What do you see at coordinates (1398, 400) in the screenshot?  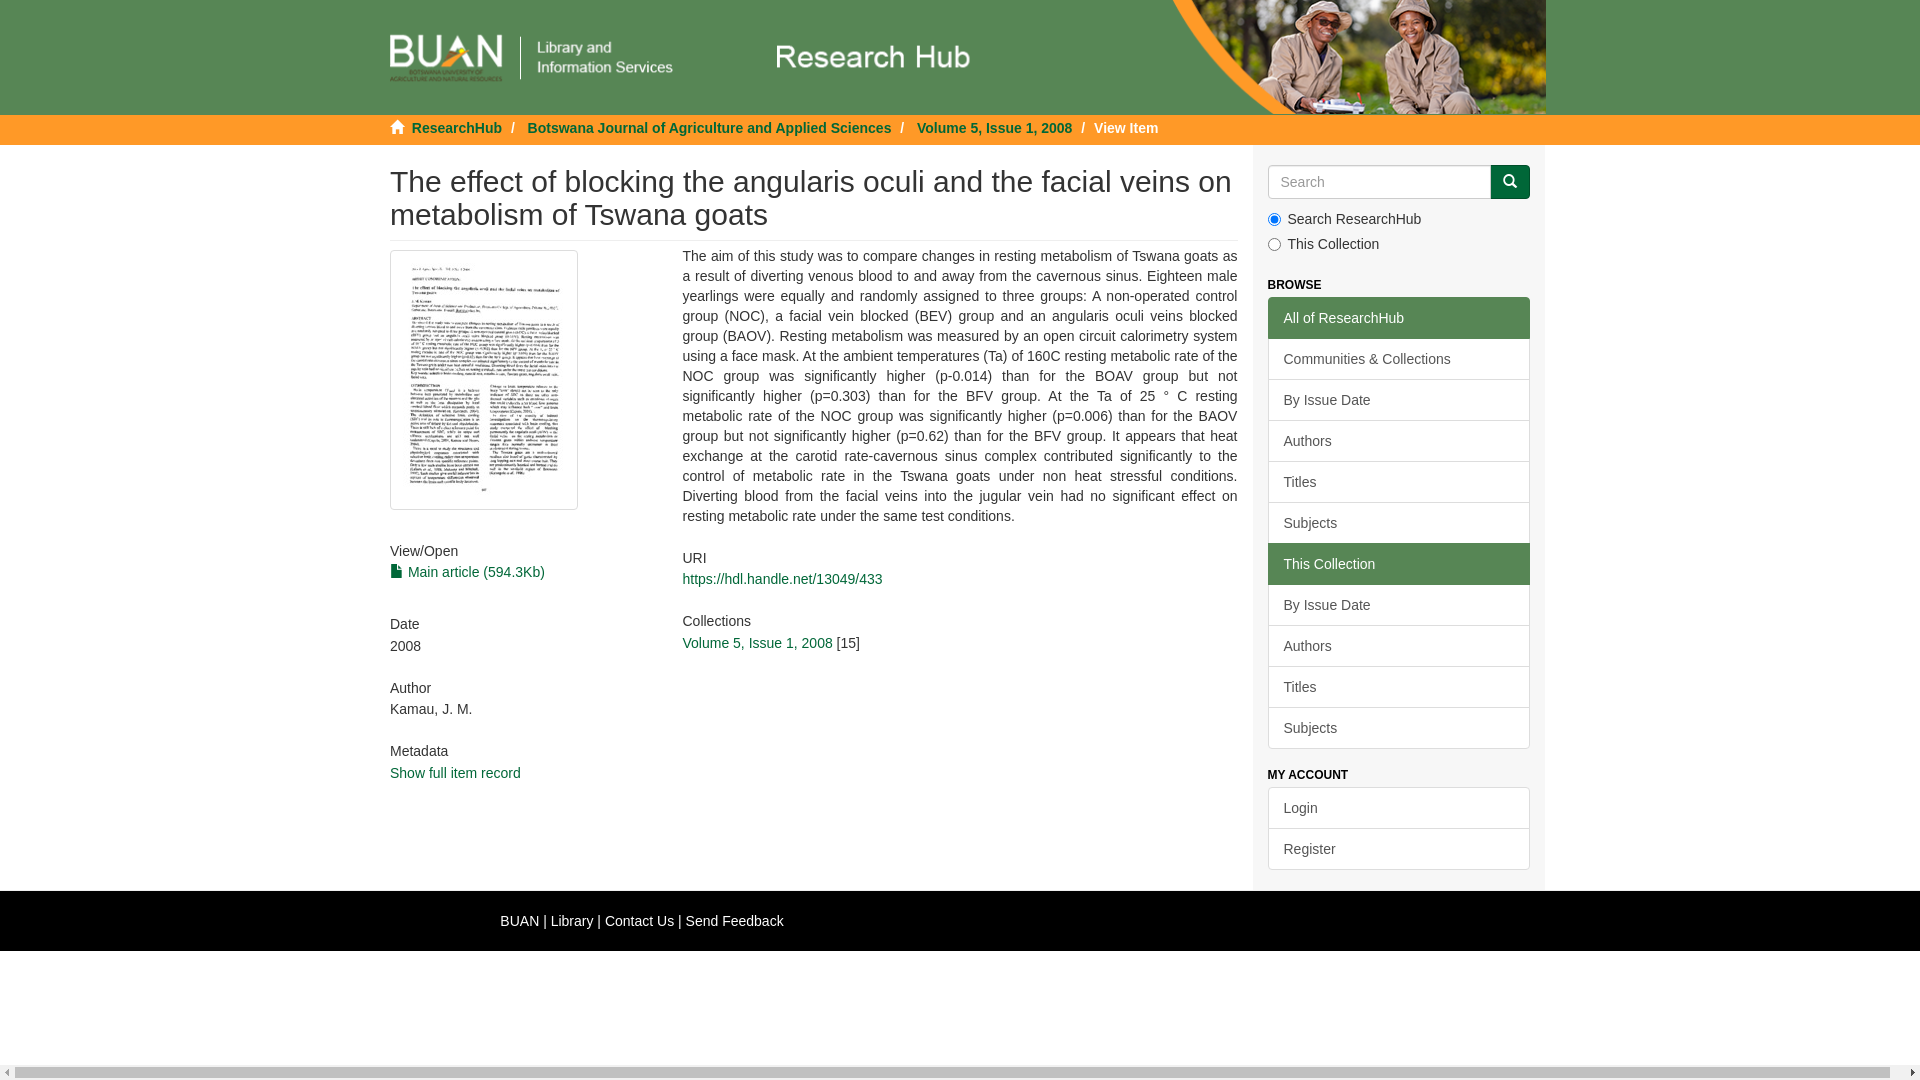 I see `'By Issue Date'` at bounding box center [1398, 400].